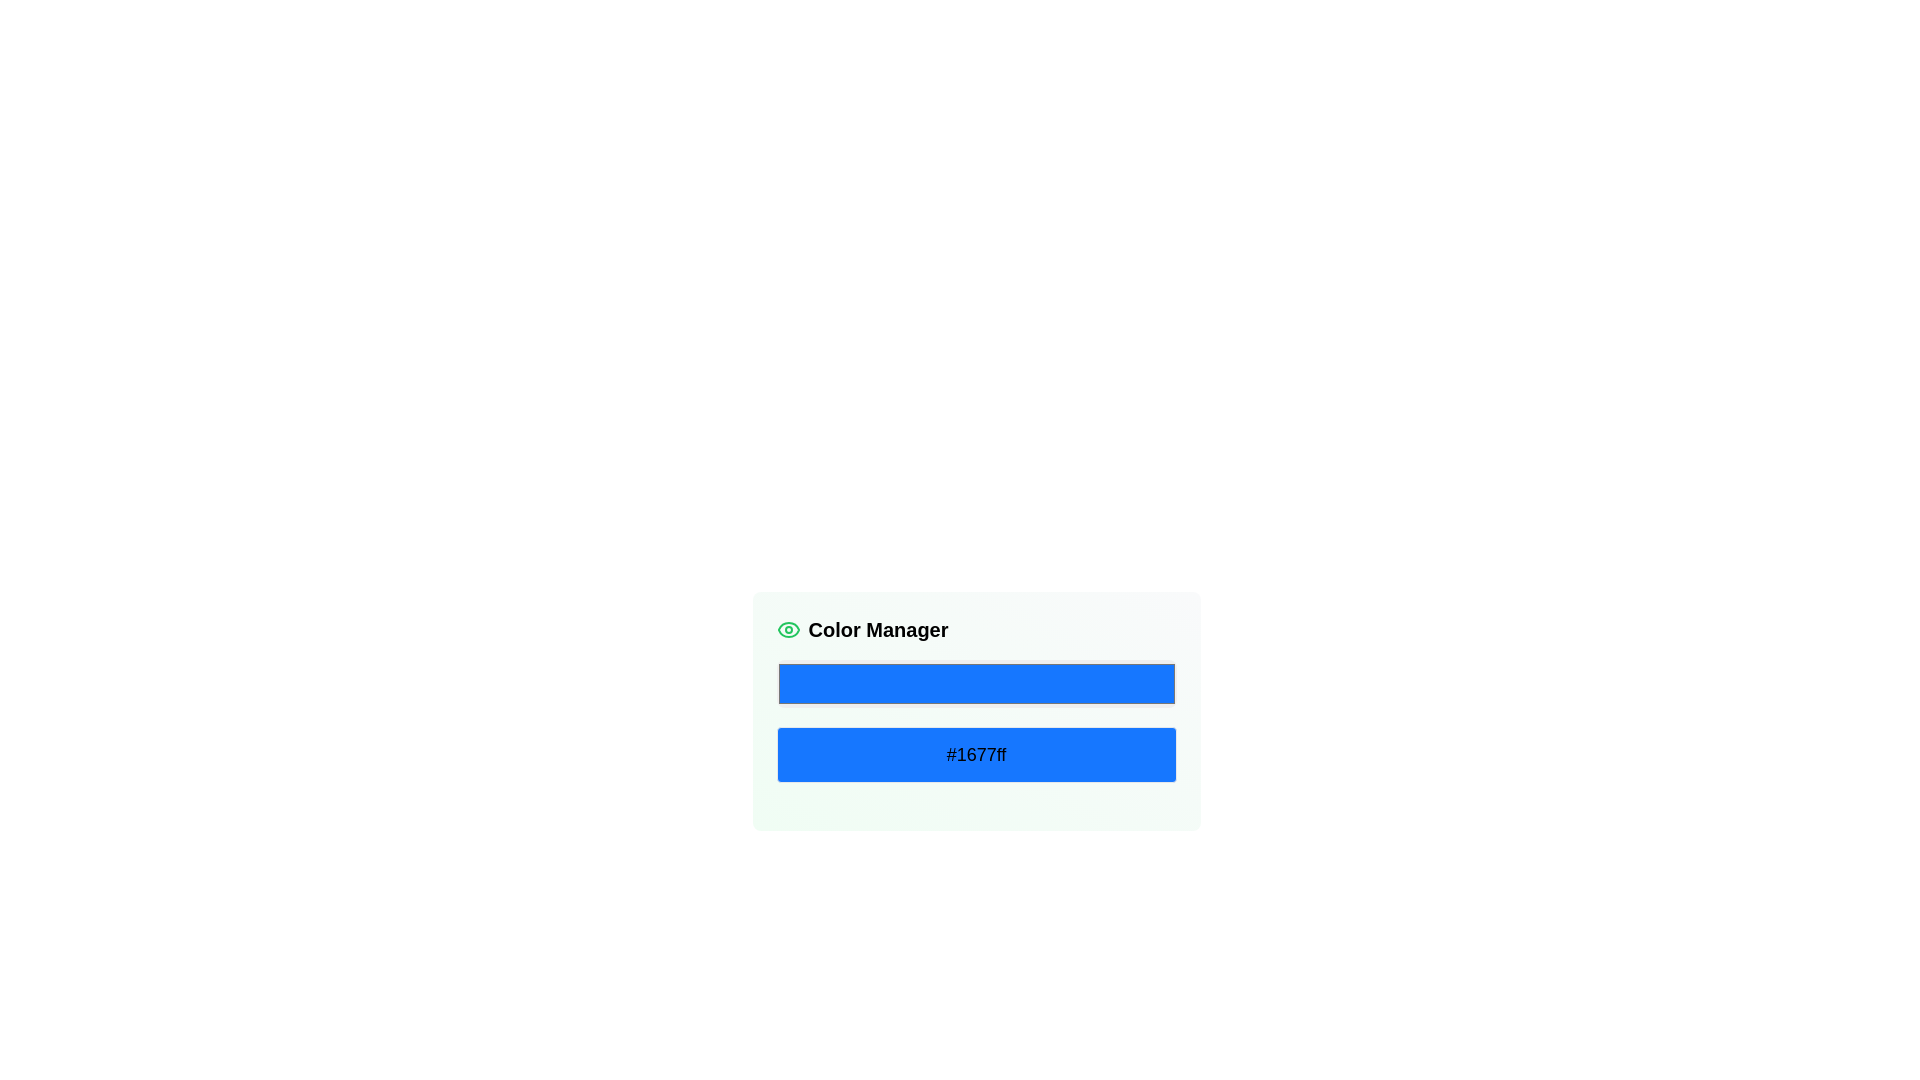 The width and height of the screenshot is (1920, 1080). Describe the element at coordinates (787, 628) in the screenshot. I see `the eye icon located in the top-left corner of the 'Color Manager' panel` at that location.